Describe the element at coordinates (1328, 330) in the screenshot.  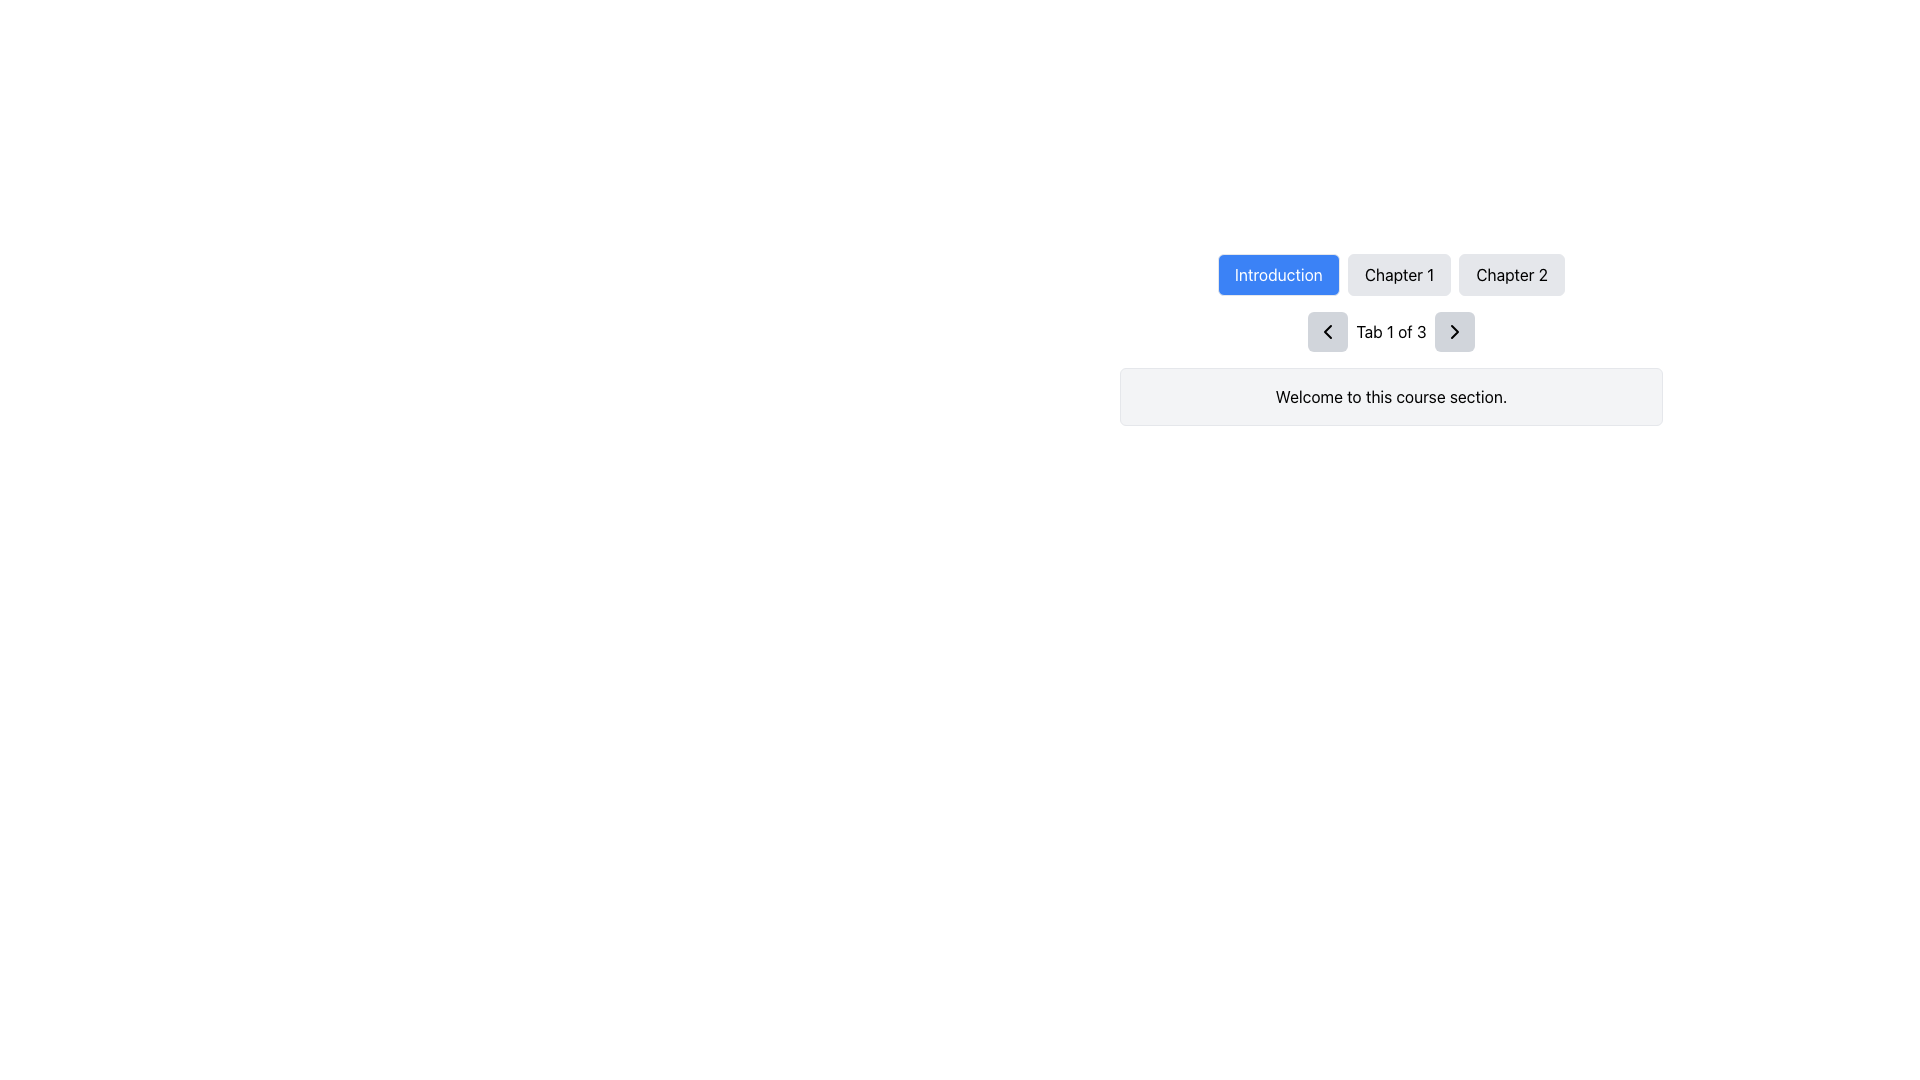
I see `the left-pointing chevron icon` at that location.